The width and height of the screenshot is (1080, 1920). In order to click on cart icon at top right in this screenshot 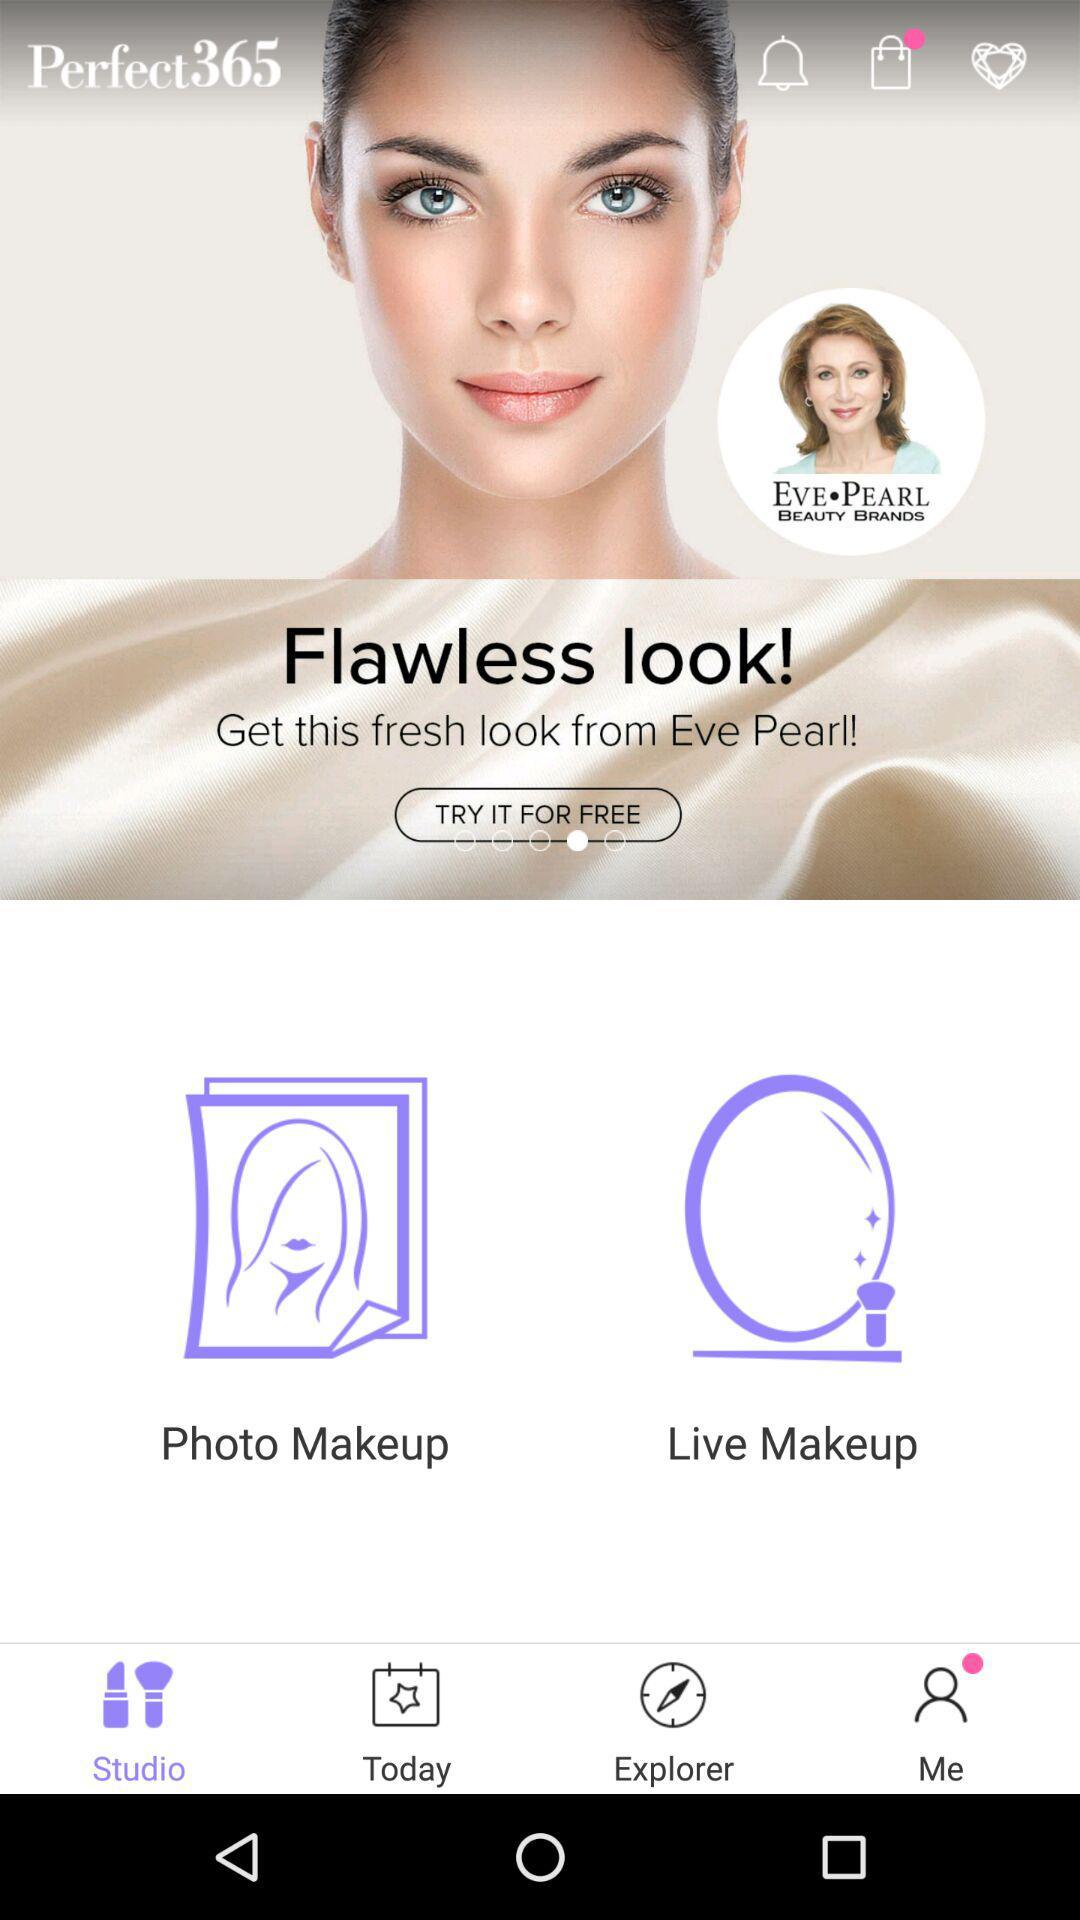, I will do `click(890, 62)`.